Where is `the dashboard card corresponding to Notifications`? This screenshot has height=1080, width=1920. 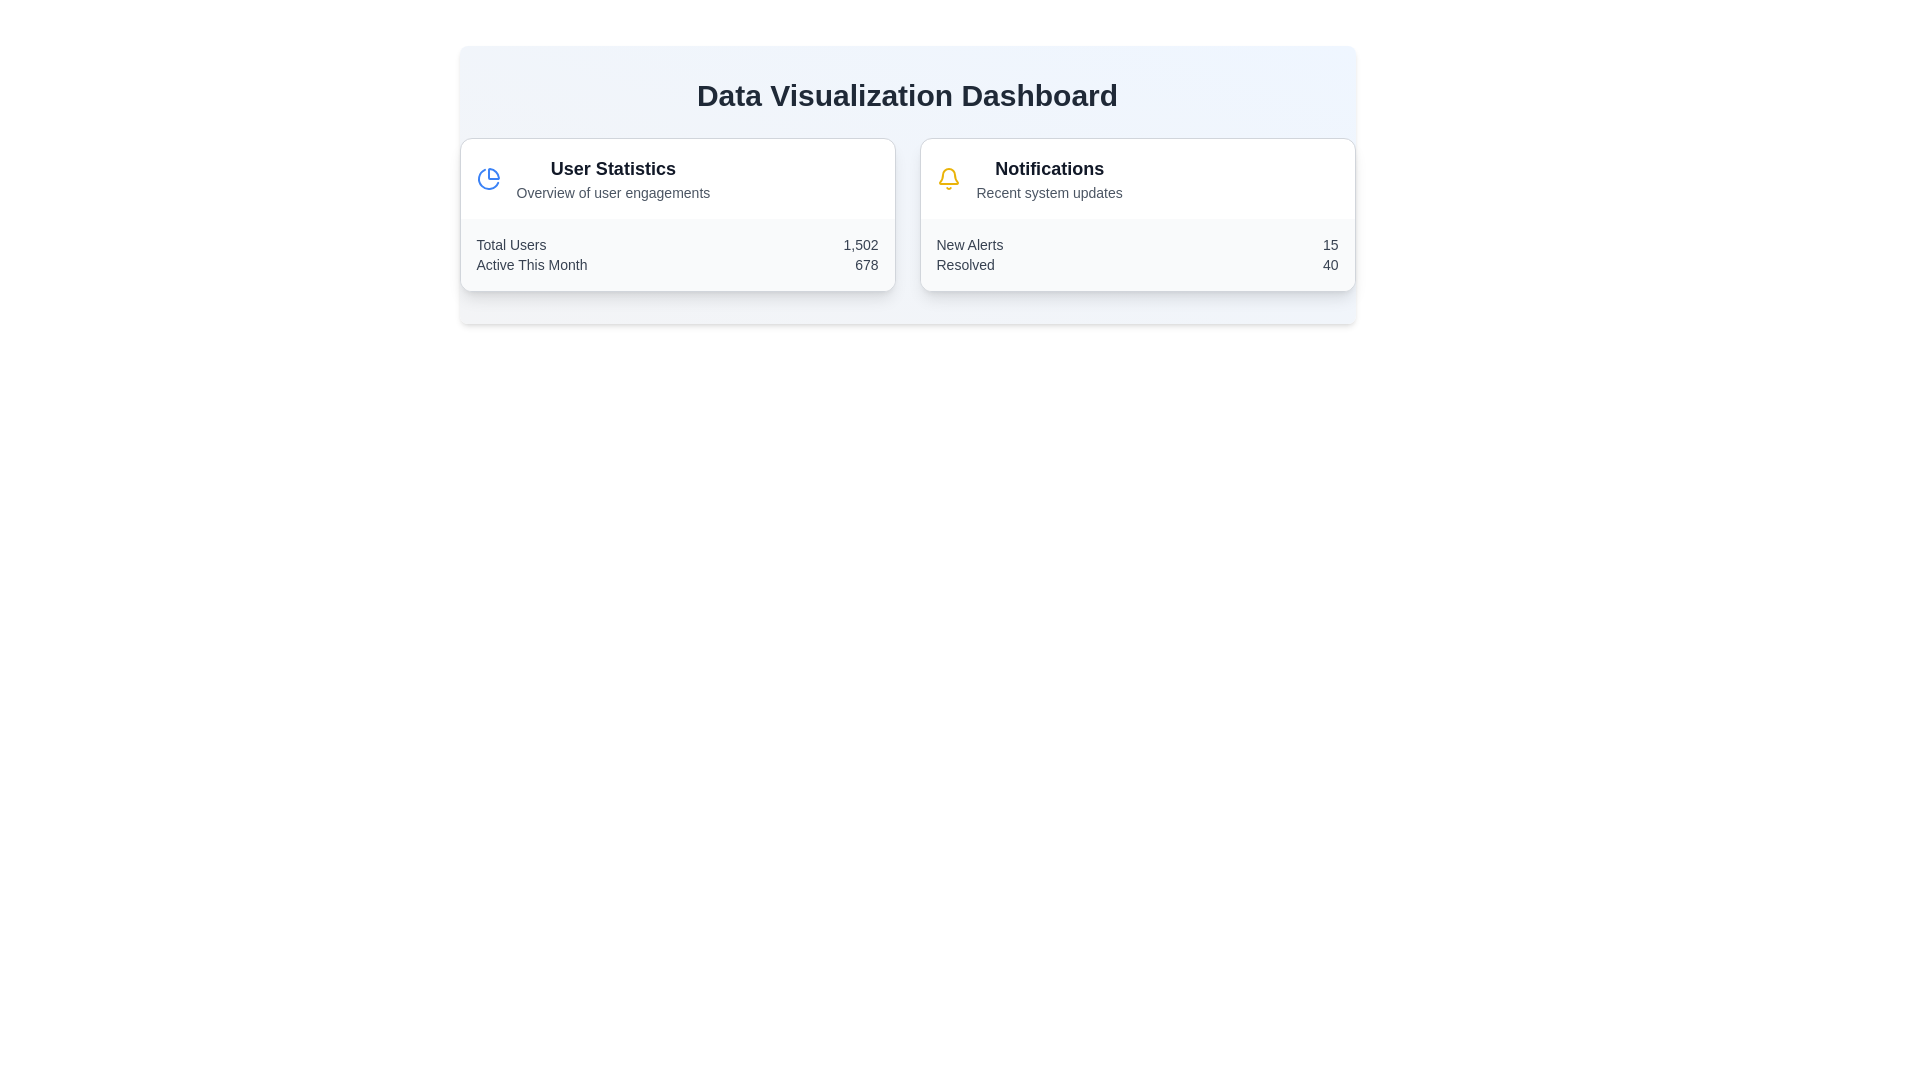
the dashboard card corresponding to Notifications is located at coordinates (1137, 215).